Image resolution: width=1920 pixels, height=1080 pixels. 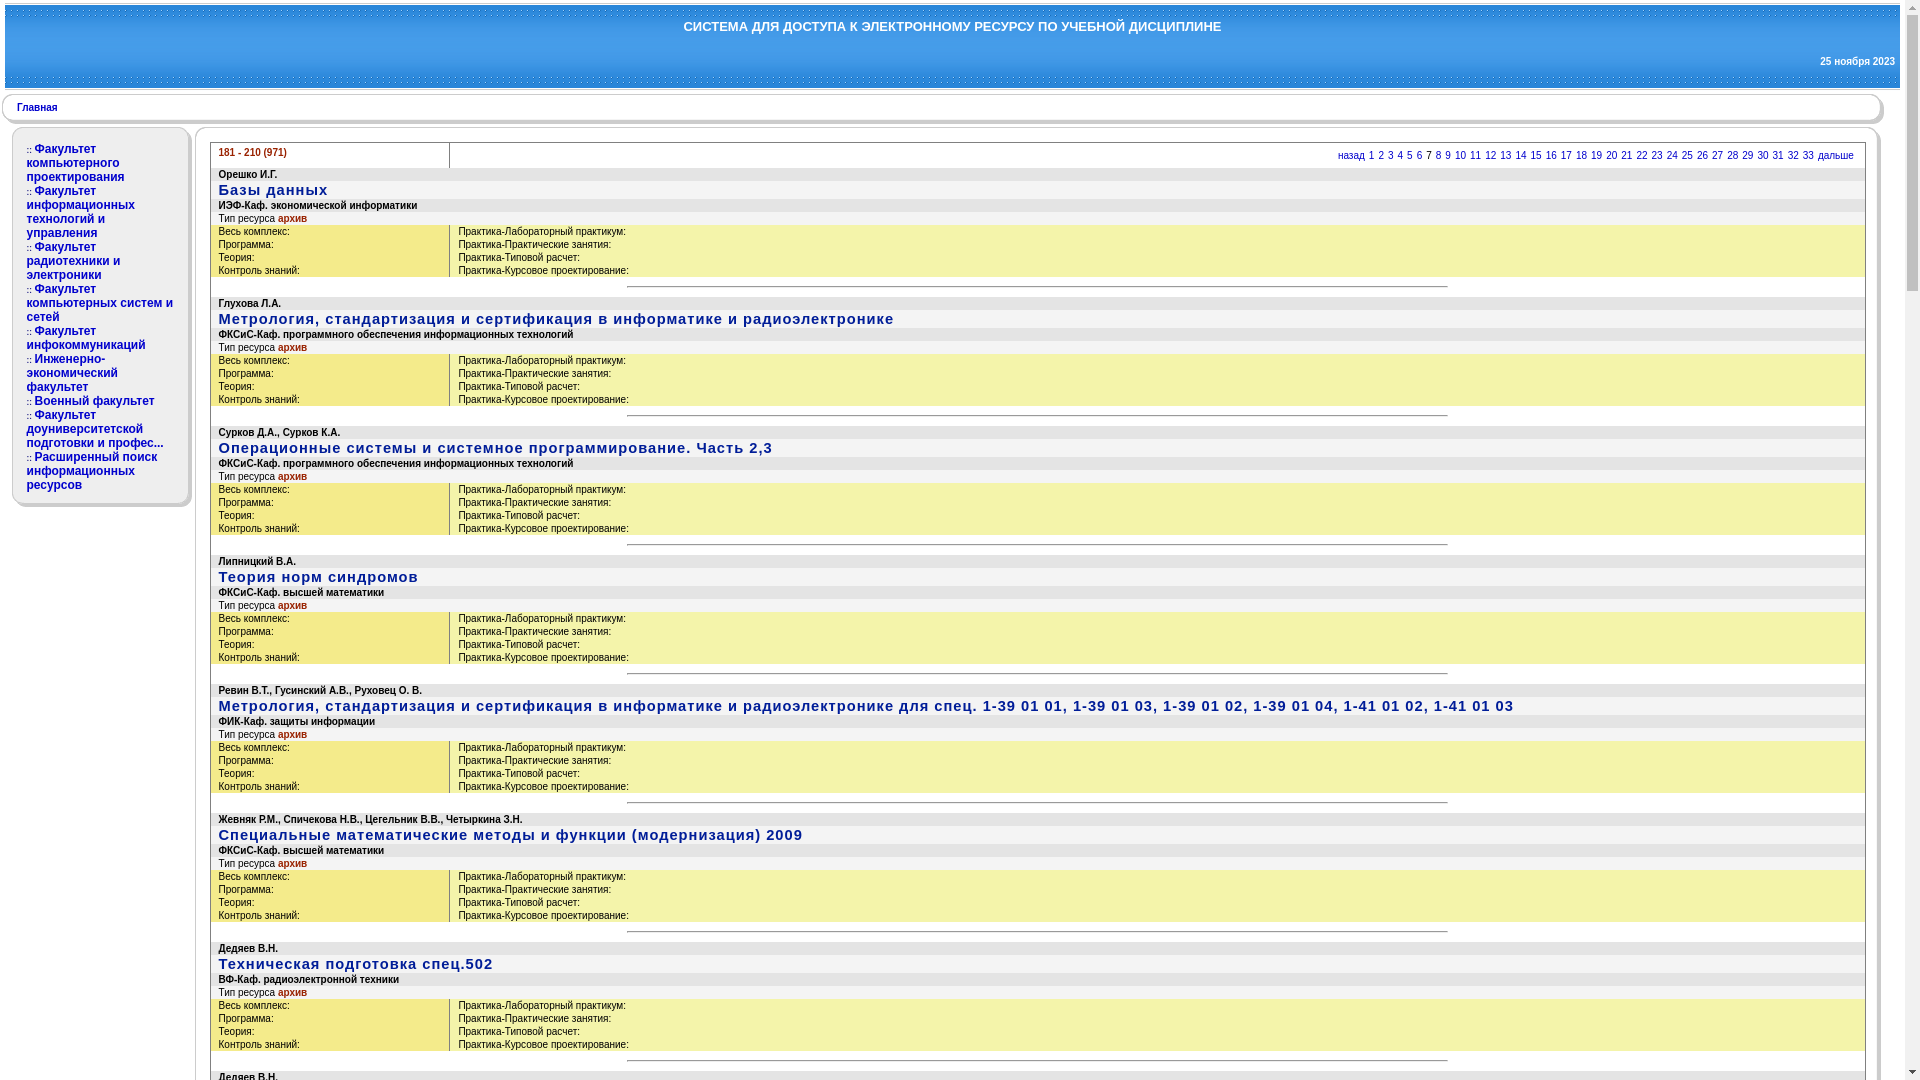 What do you see at coordinates (1641, 154) in the screenshot?
I see `'22'` at bounding box center [1641, 154].